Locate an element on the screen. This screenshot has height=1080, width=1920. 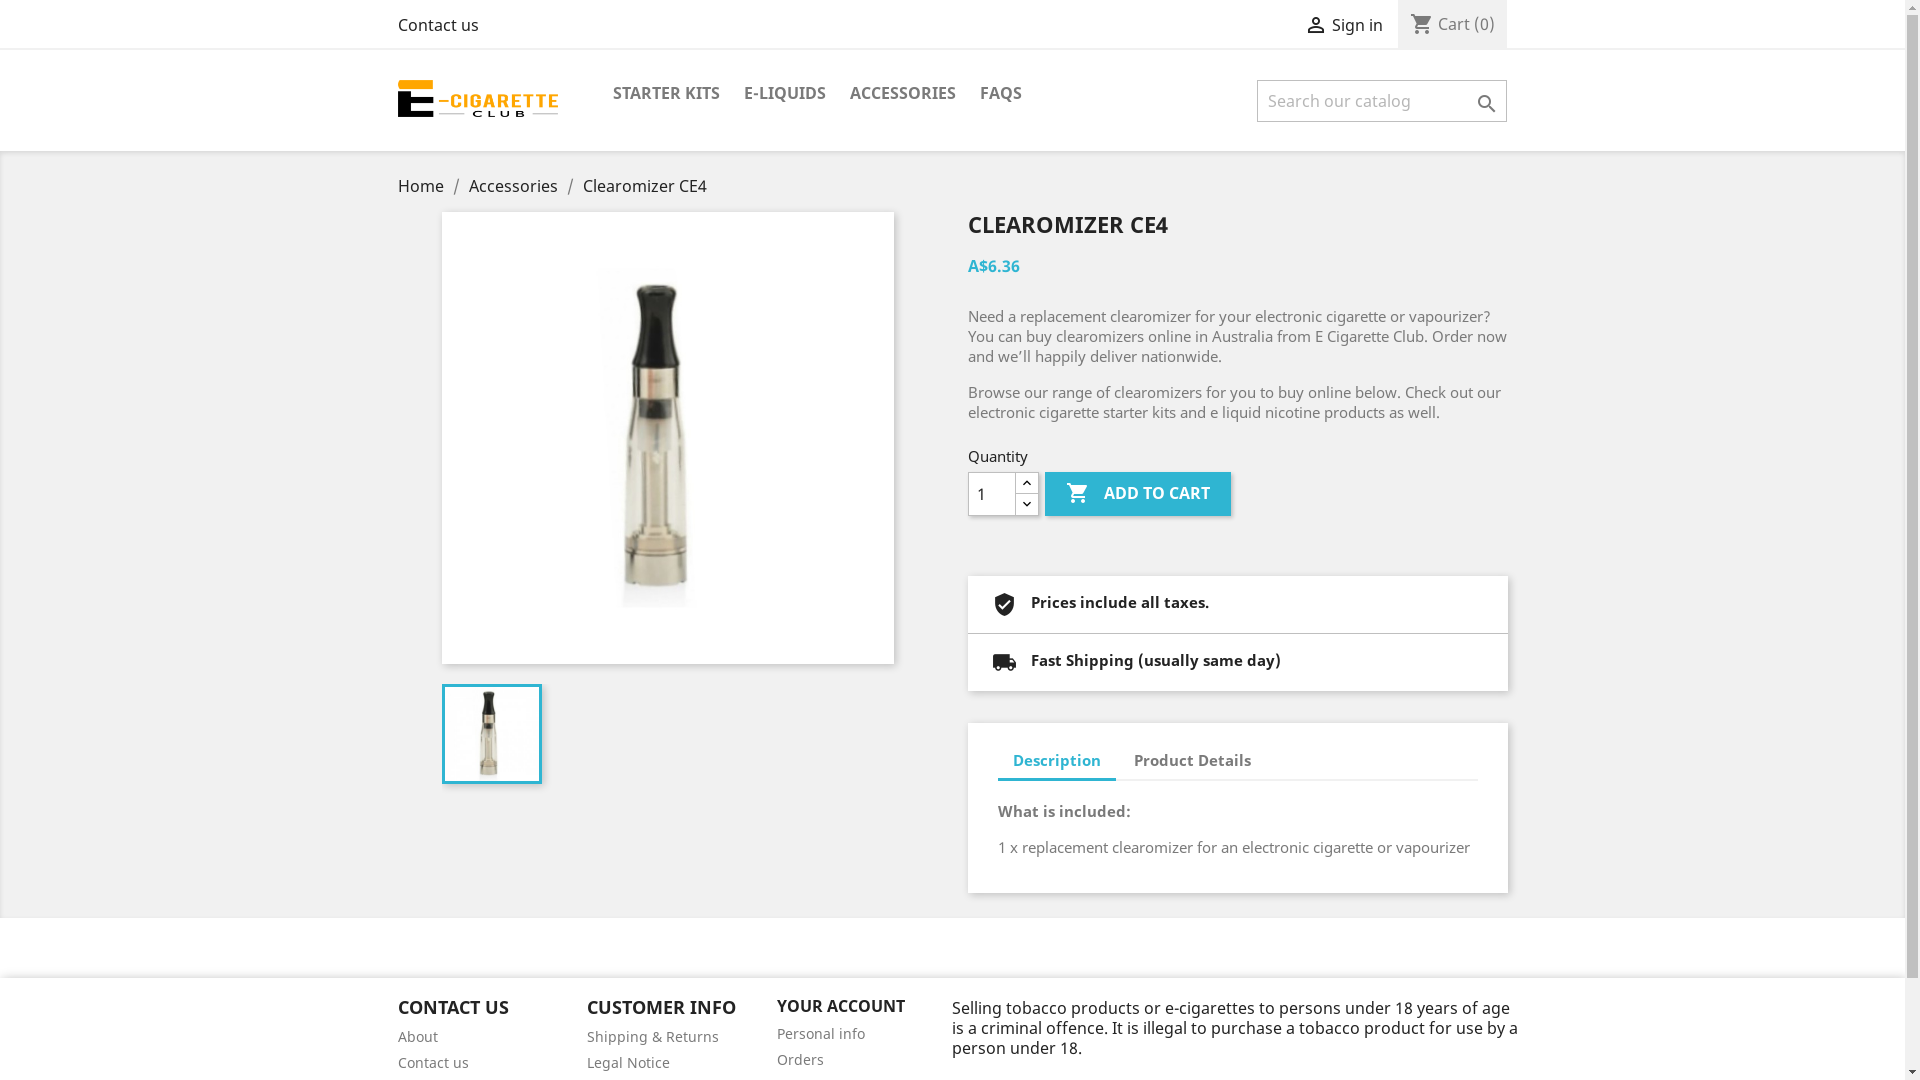
'FAQS' is located at coordinates (1001, 94).